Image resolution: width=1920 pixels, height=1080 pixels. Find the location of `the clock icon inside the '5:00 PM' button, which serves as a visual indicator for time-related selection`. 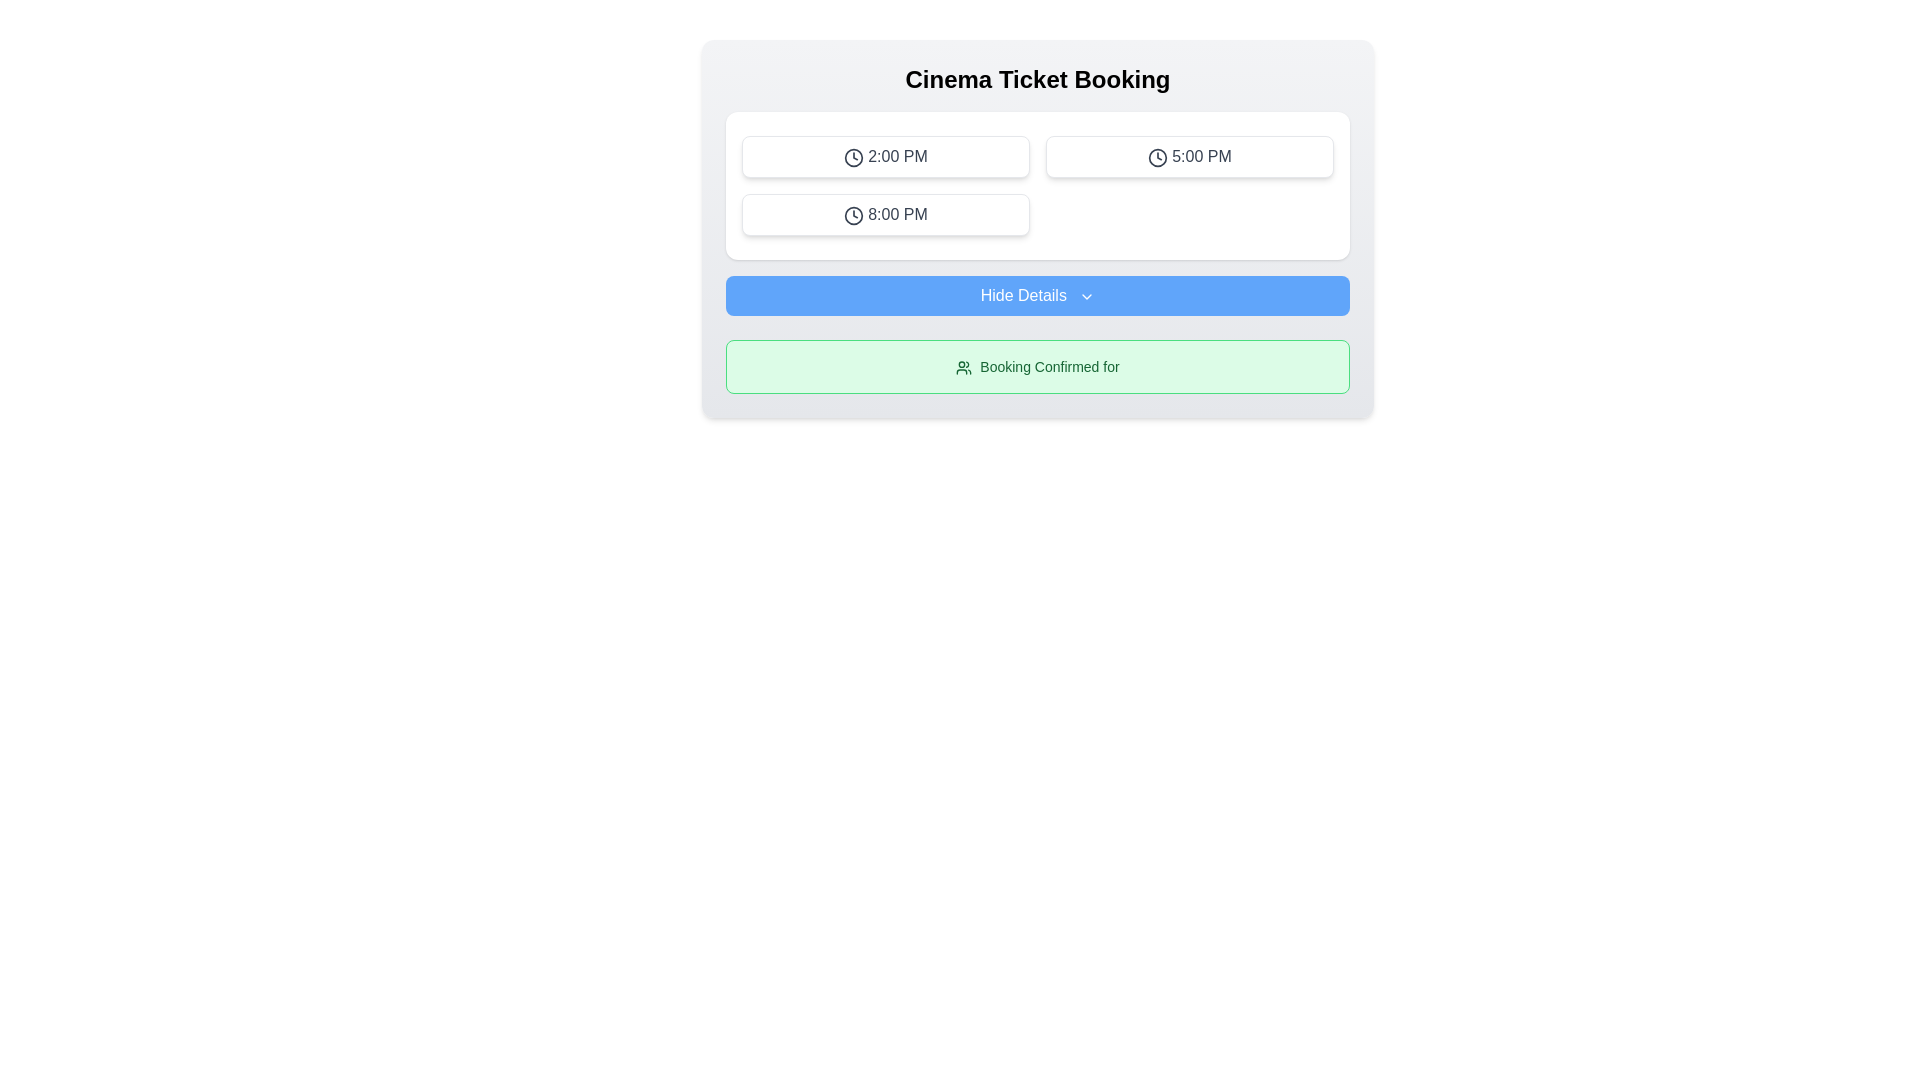

the clock icon inside the '5:00 PM' button, which serves as a visual indicator for time-related selection is located at coordinates (1158, 156).